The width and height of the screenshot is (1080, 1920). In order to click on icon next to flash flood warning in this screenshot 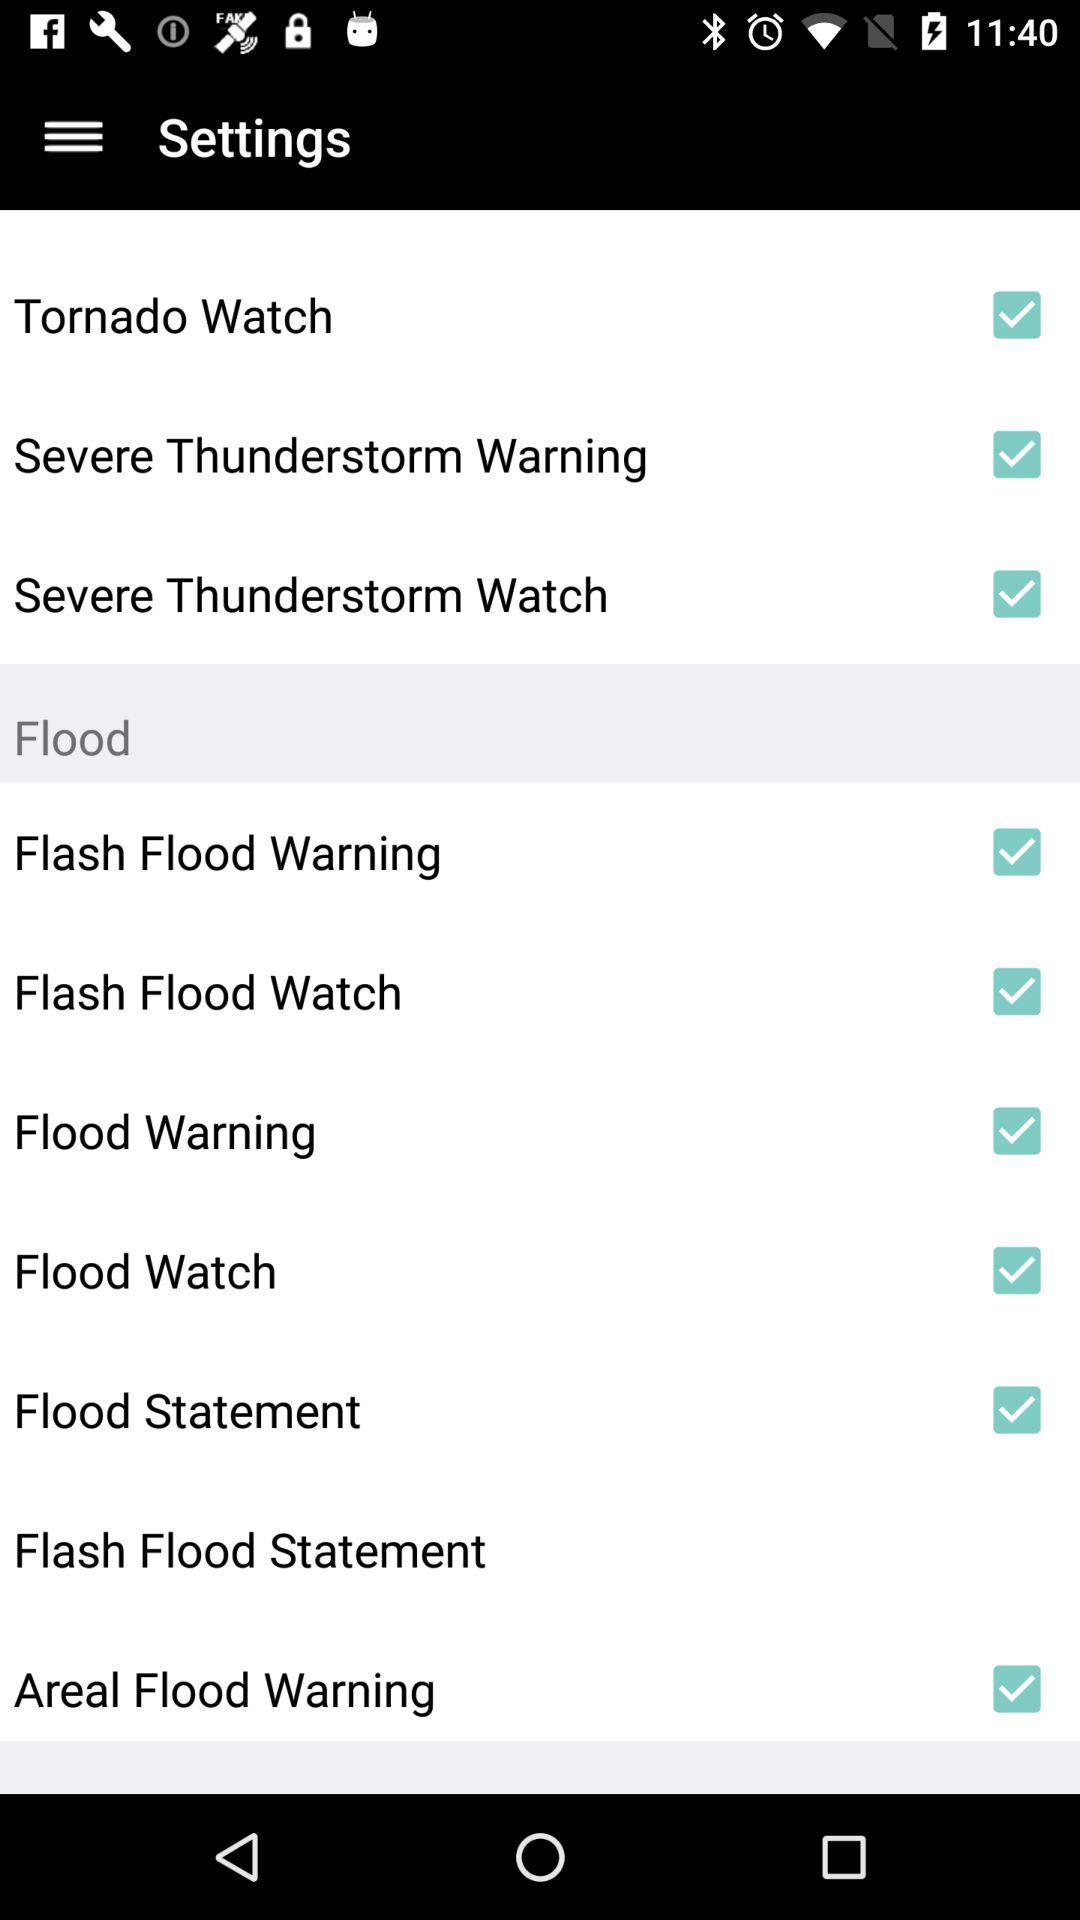, I will do `click(1017, 851)`.